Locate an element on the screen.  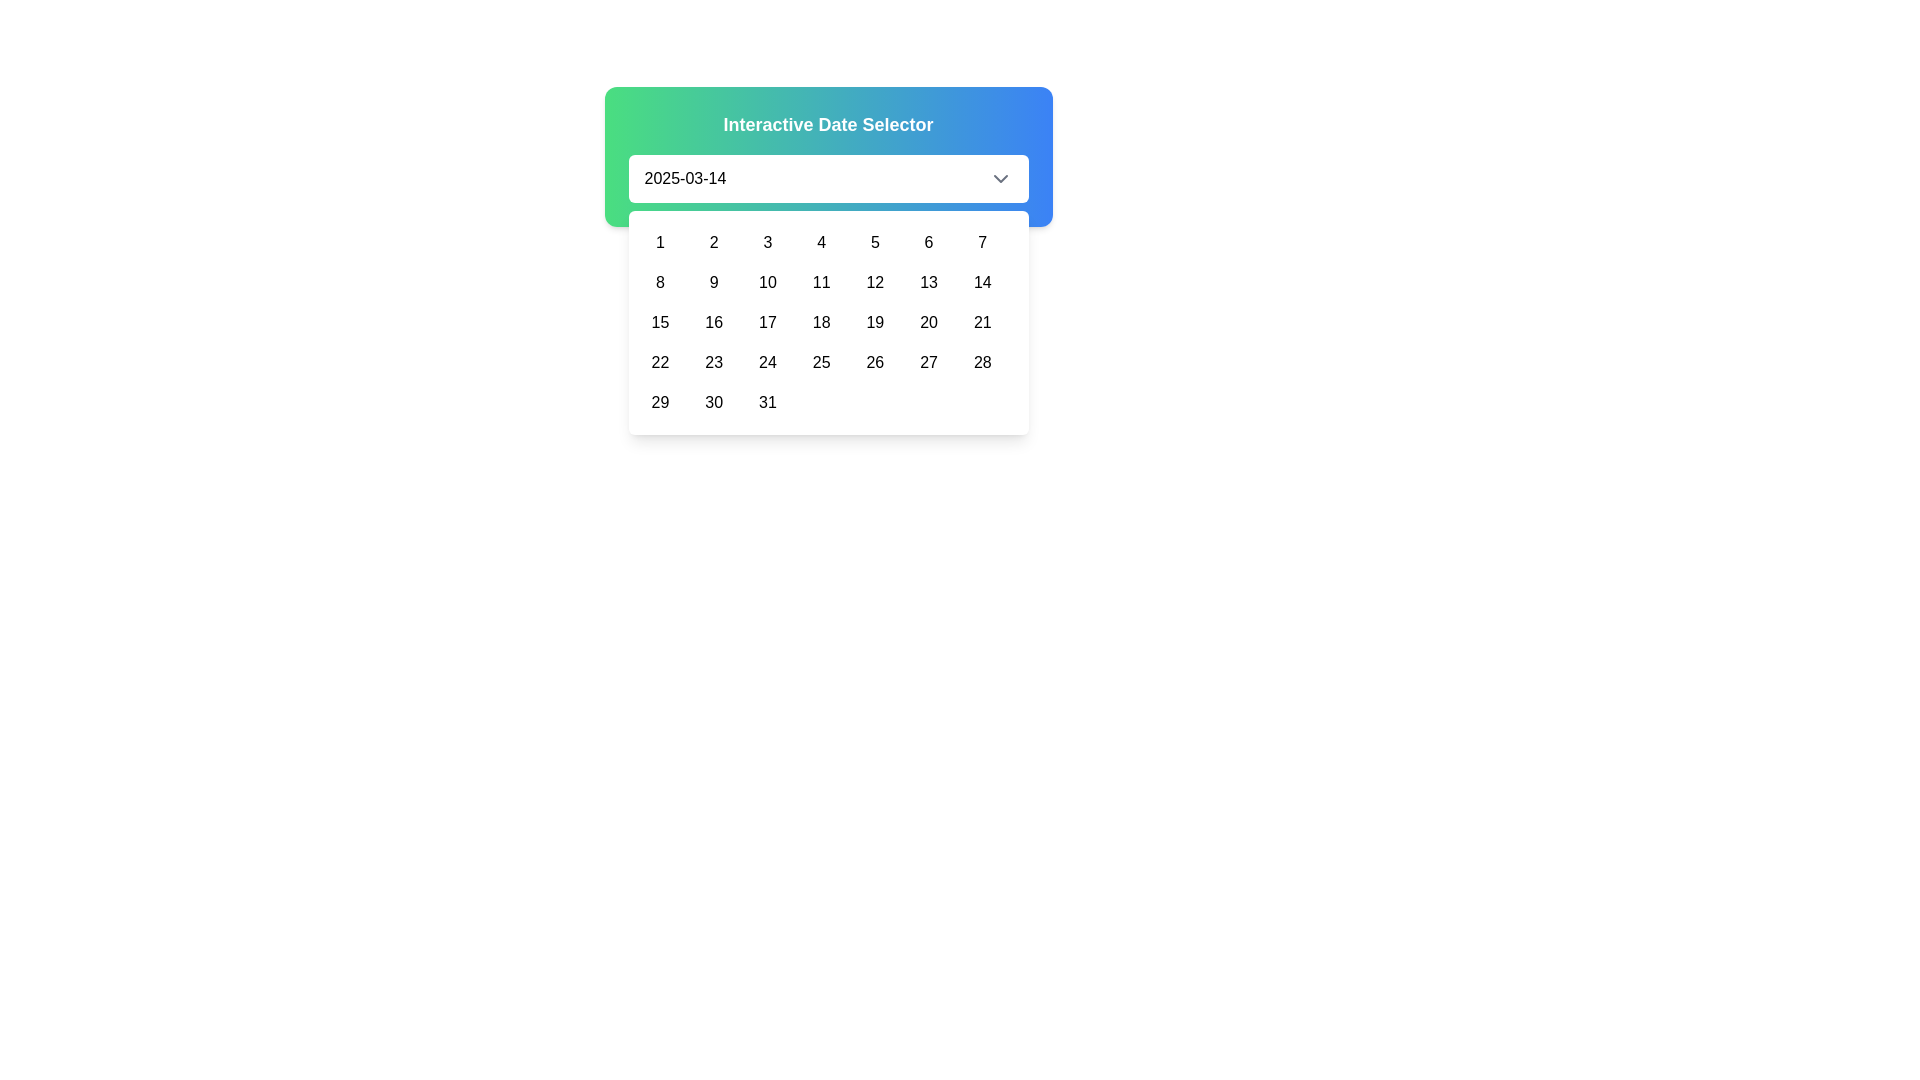
the first day of the month button in the calendar view to change its background color is located at coordinates (660, 242).